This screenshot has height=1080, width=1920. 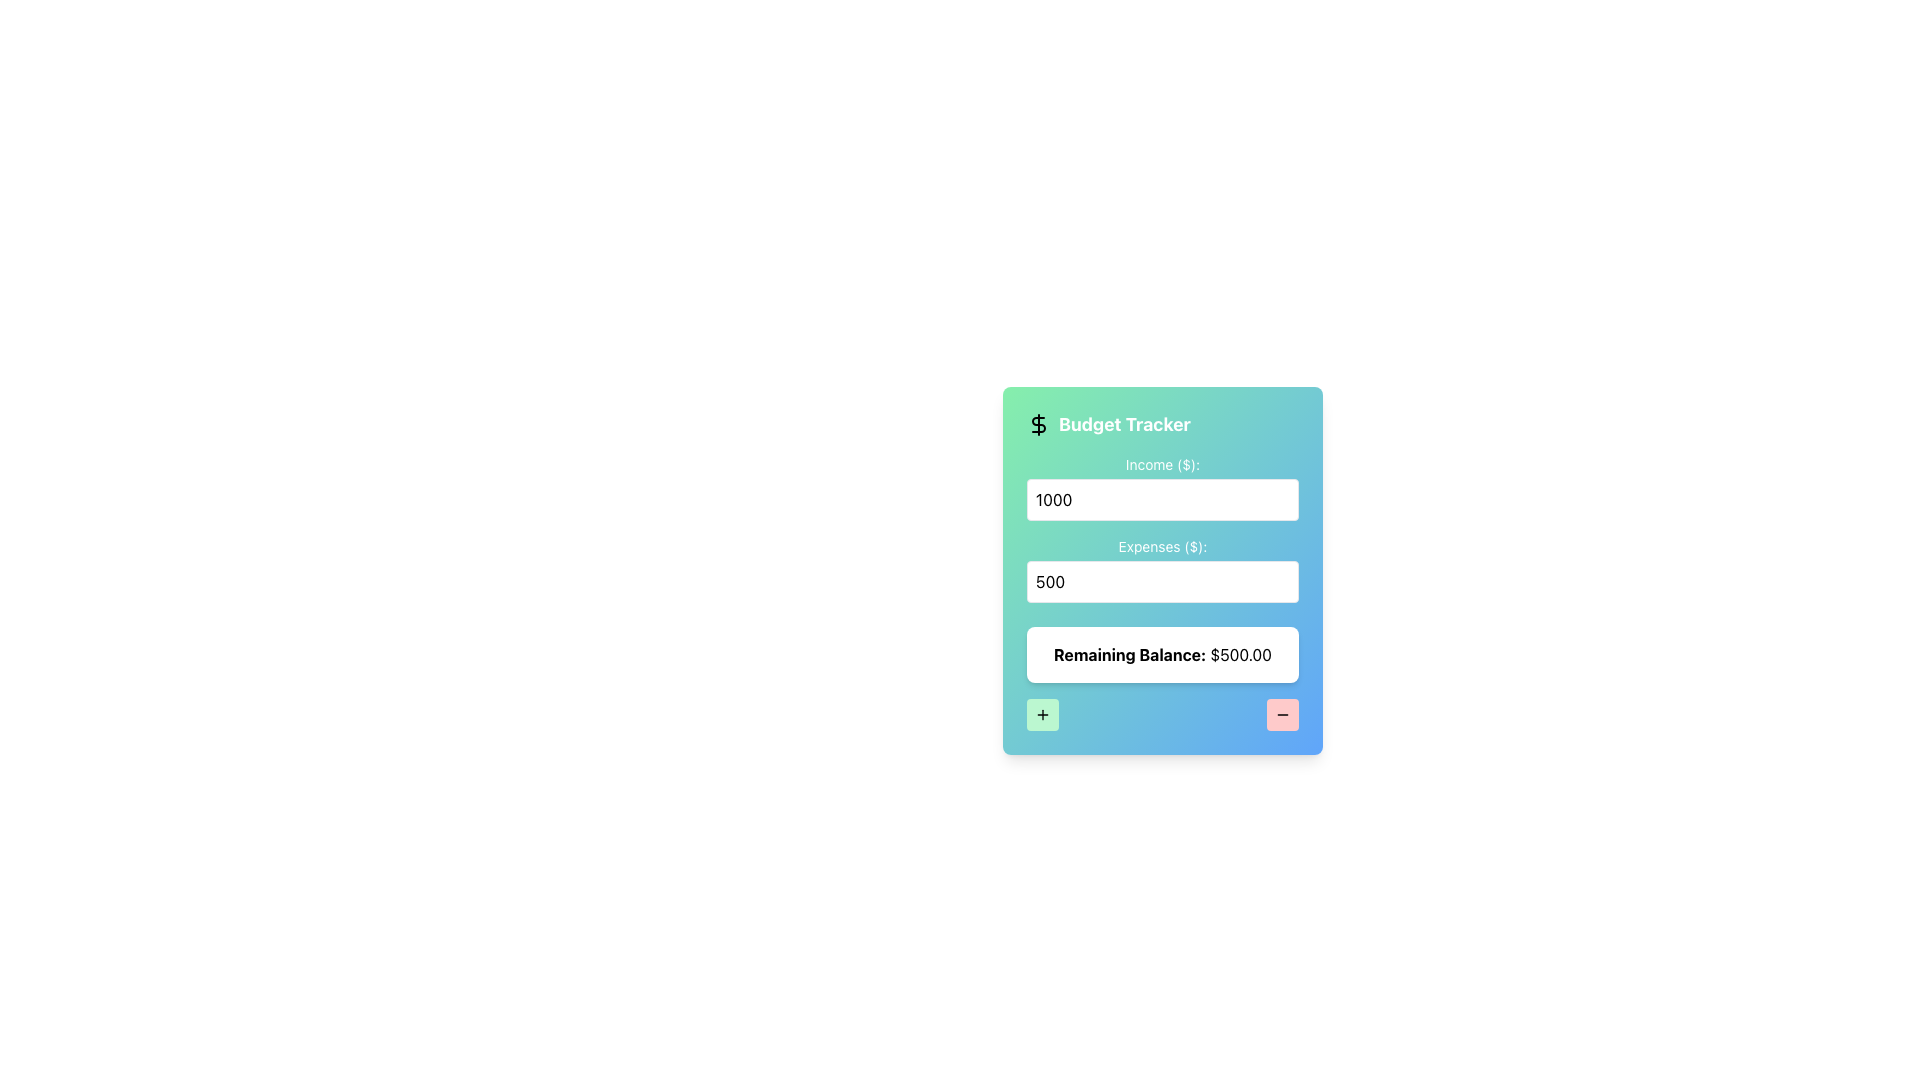 I want to click on the static informational text box displaying 'Remaining Balance: $500.00', so click(x=1162, y=655).